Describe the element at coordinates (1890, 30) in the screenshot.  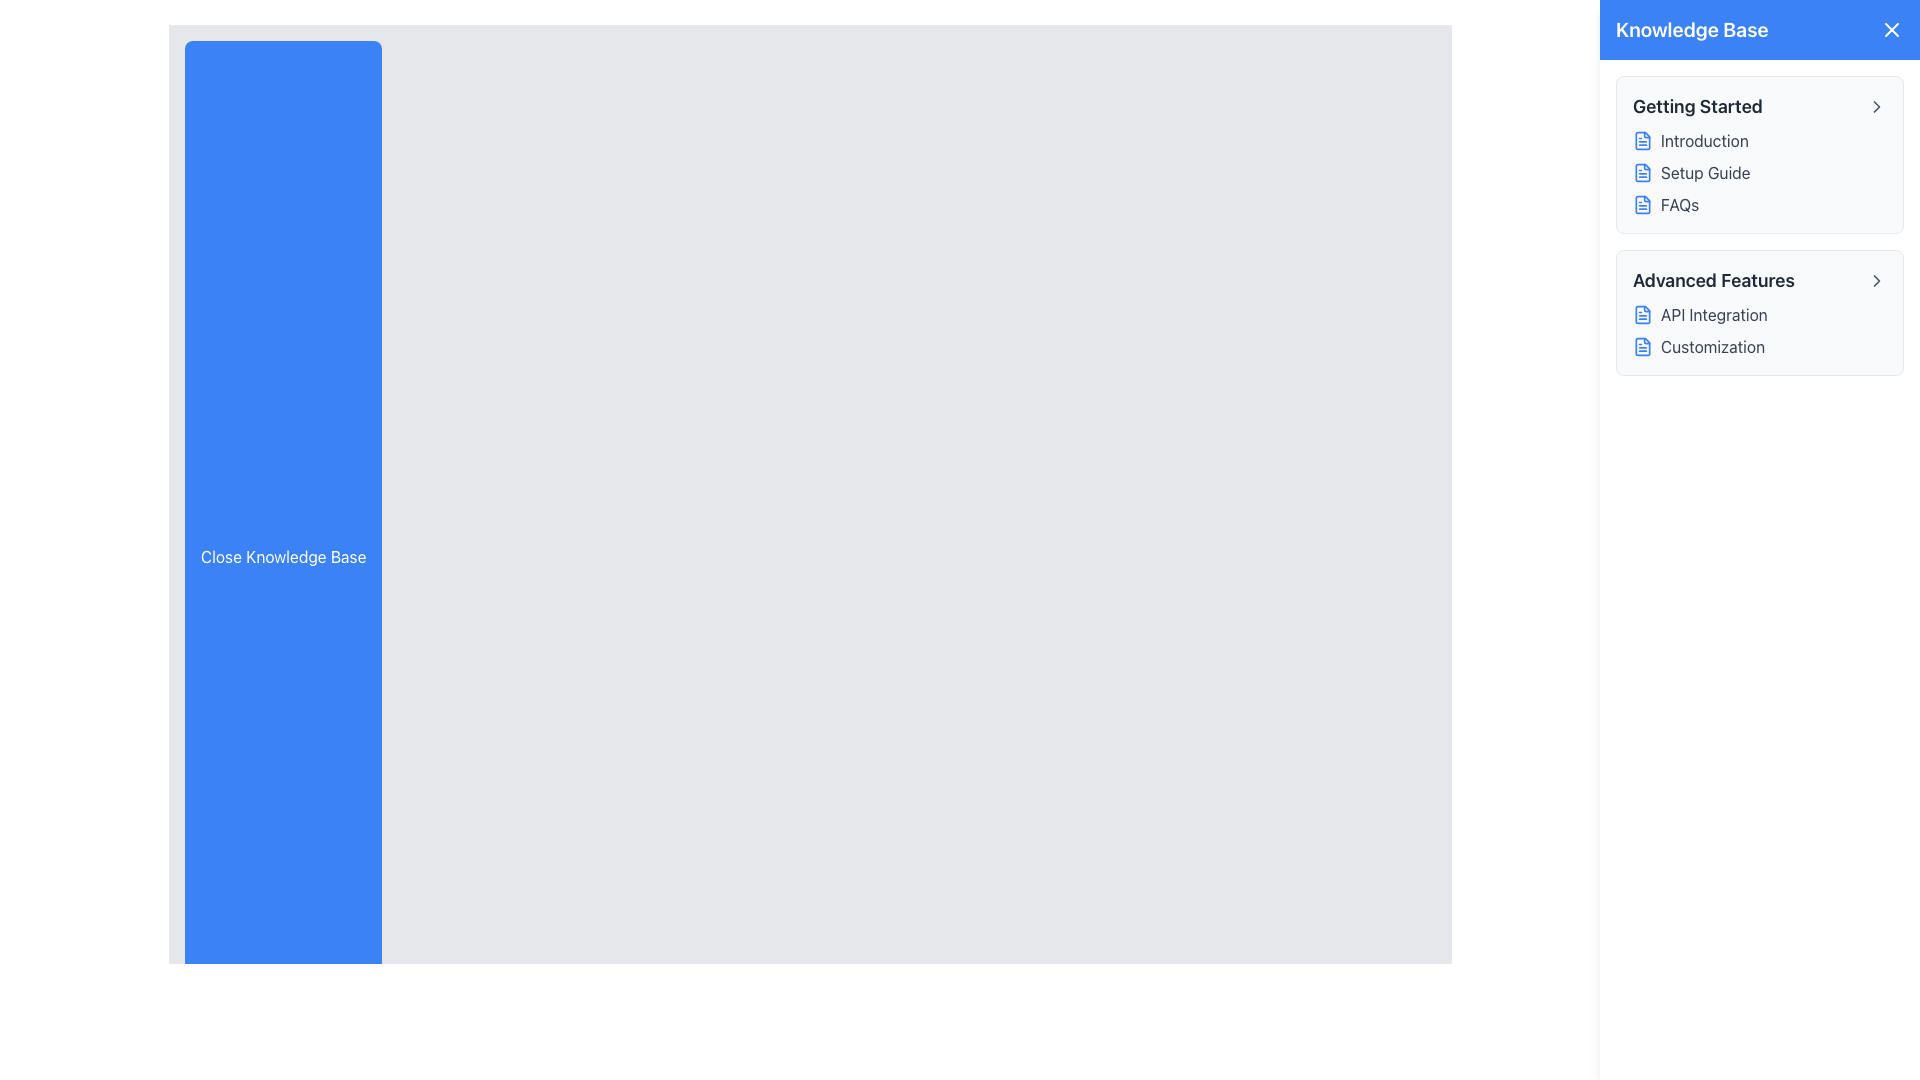
I see `the close button located in the upper-right corner of the blue header bar labeled 'Knowledge Base'` at that location.